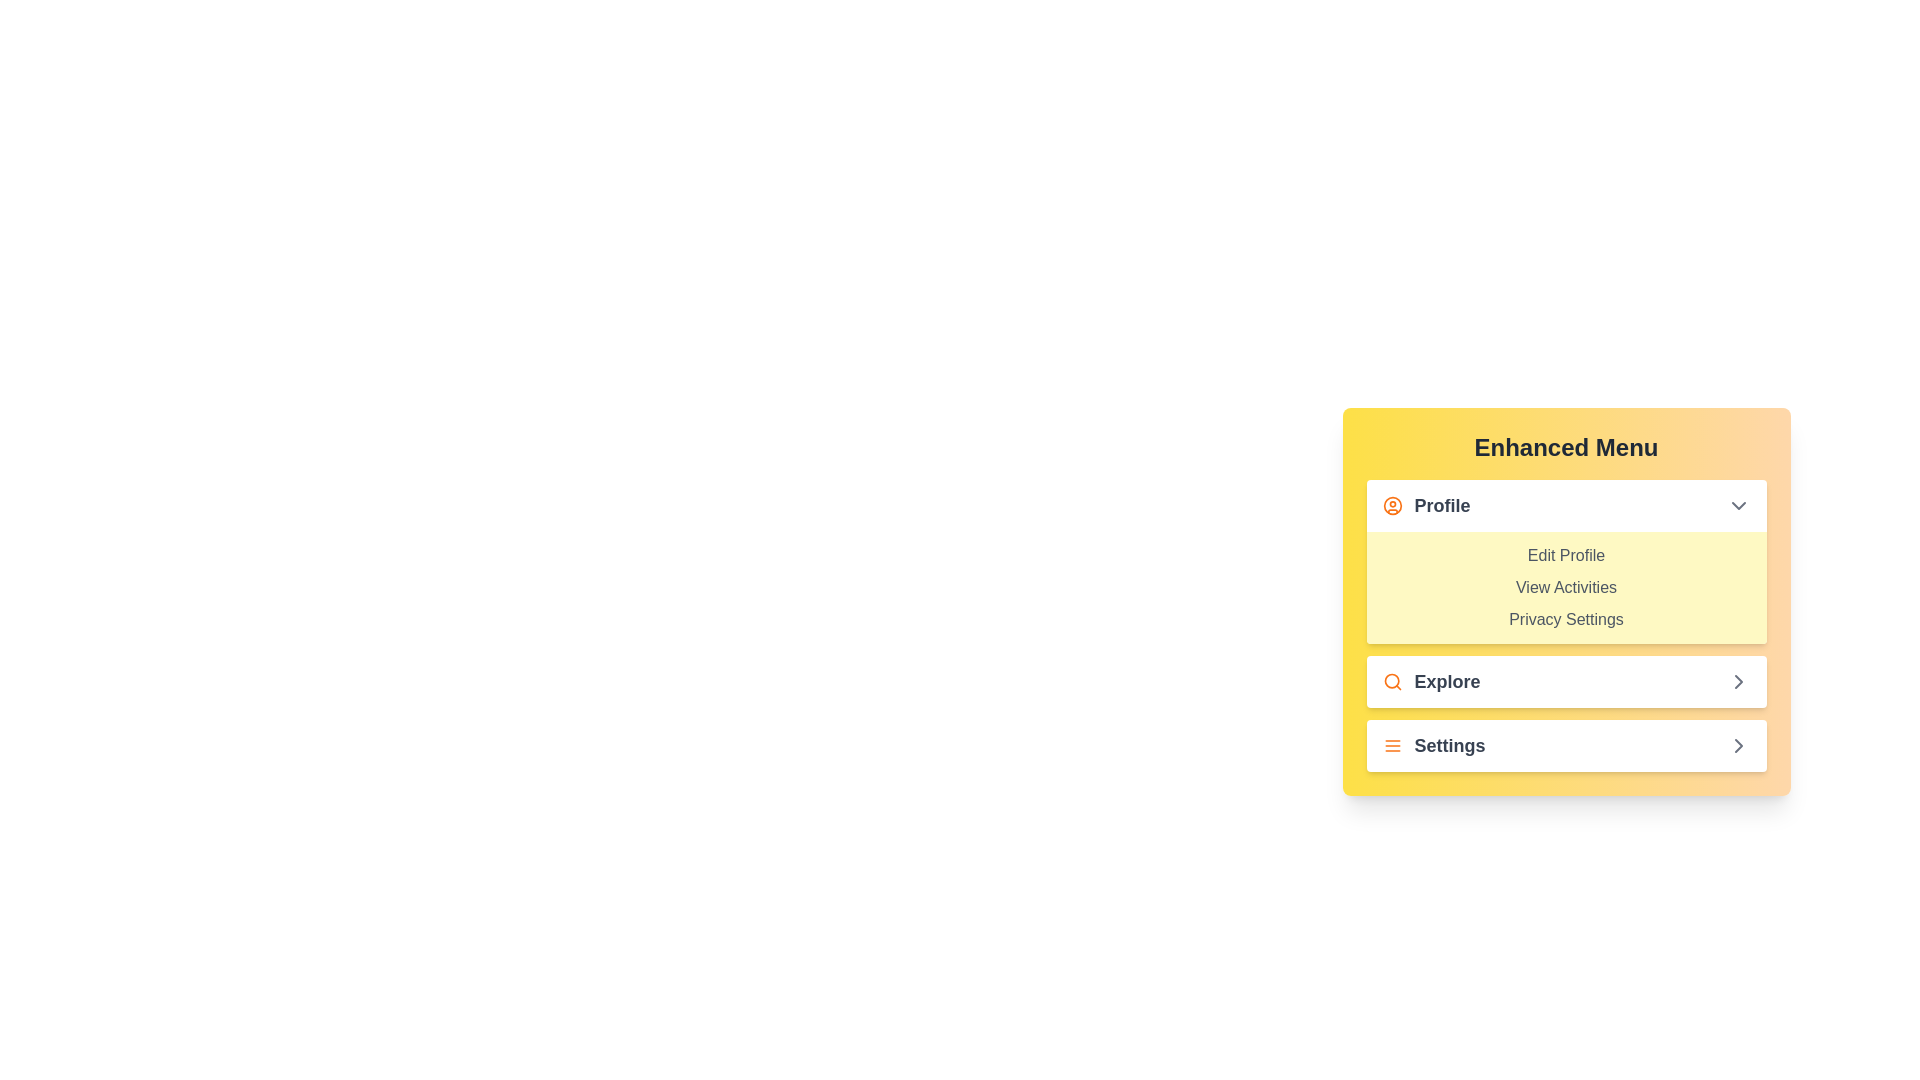 The height and width of the screenshot is (1080, 1920). What do you see at coordinates (1447, 681) in the screenshot?
I see `the 'Explore' label which is displayed in bold grayish text within a menu interface, located below the 'Profile' section and above the 'Settings' section` at bounding box center [1447, 681].